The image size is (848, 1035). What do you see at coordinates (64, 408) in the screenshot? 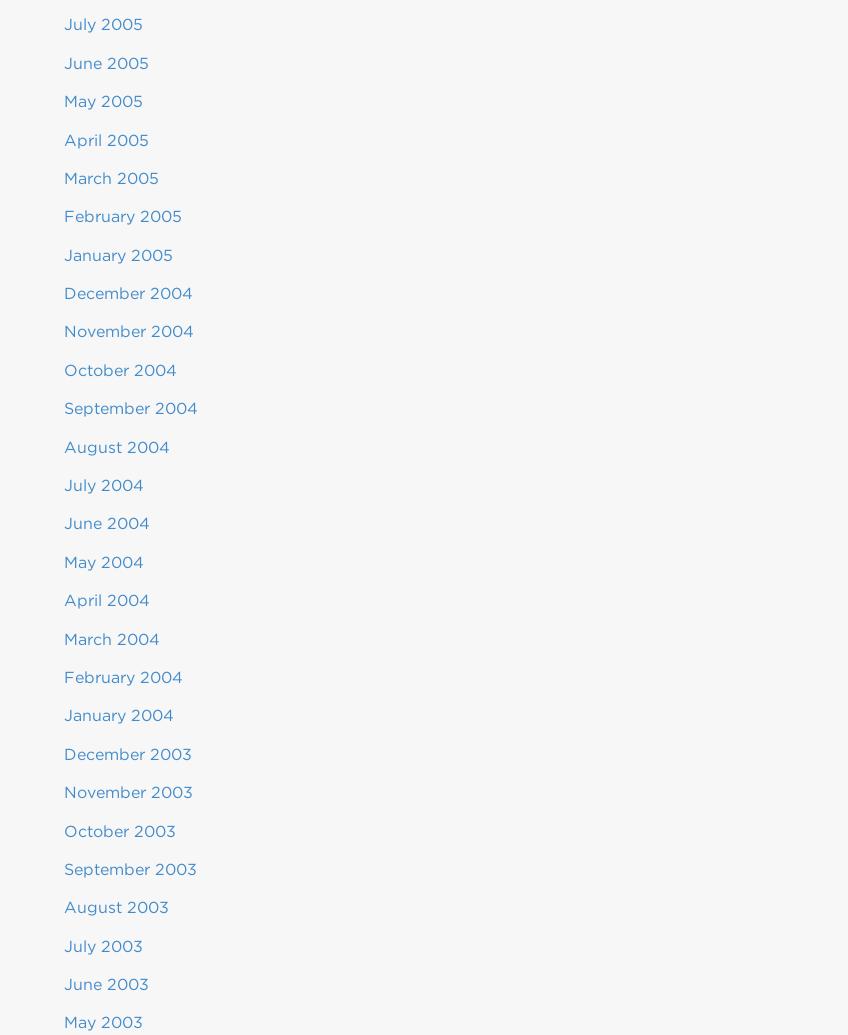
I see `'September 2004'` at bounding box center [64, 408].